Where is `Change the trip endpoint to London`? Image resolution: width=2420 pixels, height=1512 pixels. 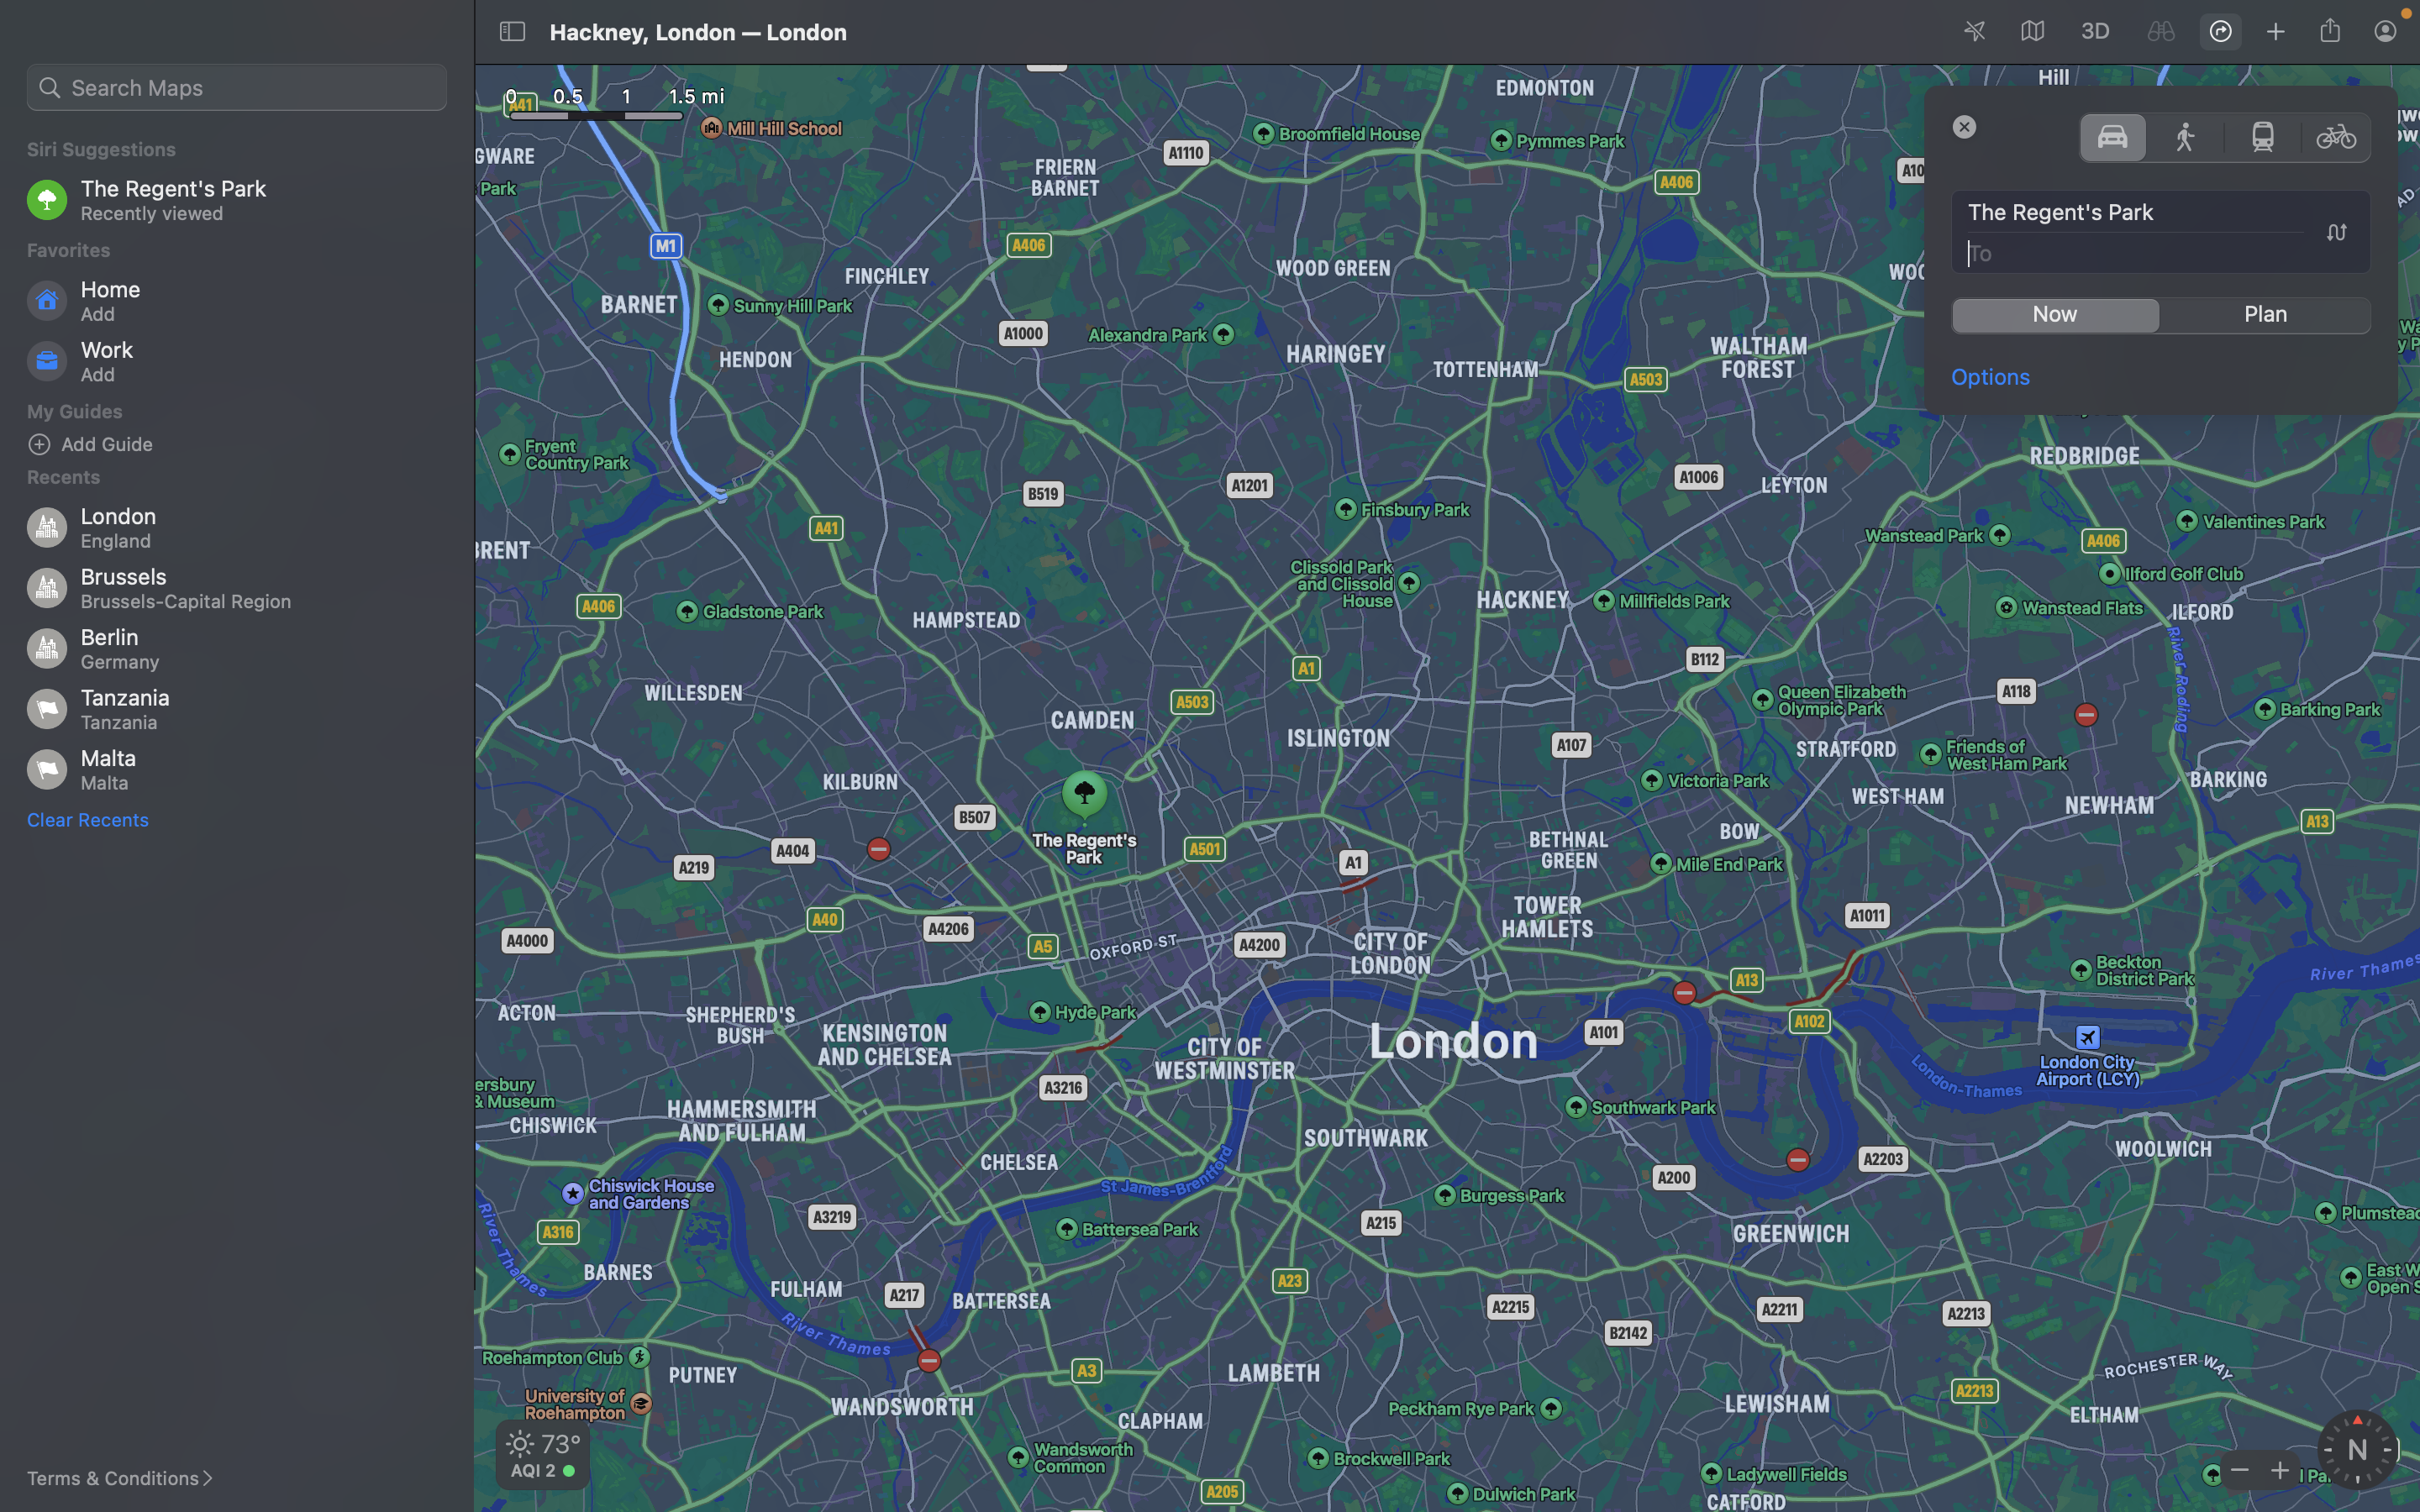
Change the trip endpoint to London is located at coordinates (2162, 251).